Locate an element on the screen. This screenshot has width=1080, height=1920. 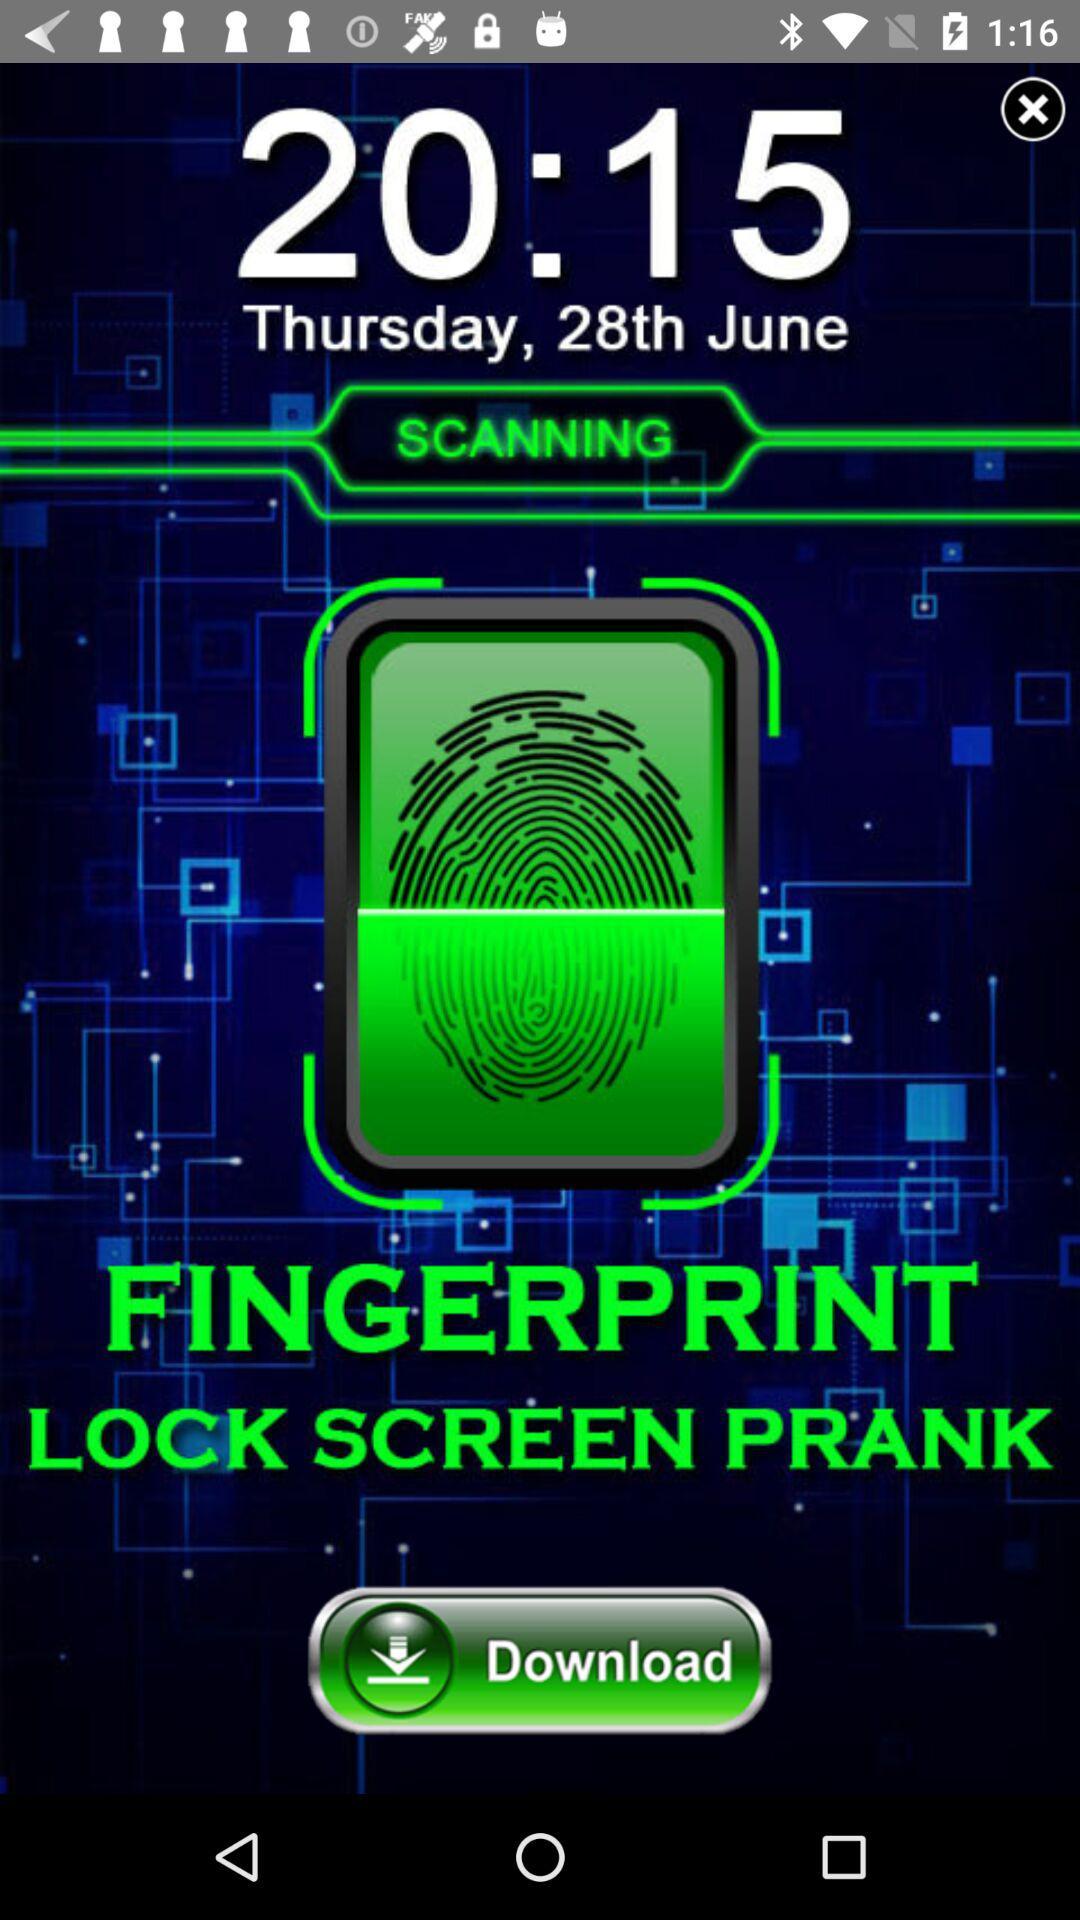
advertisement is located at coordinates (1033, 108).